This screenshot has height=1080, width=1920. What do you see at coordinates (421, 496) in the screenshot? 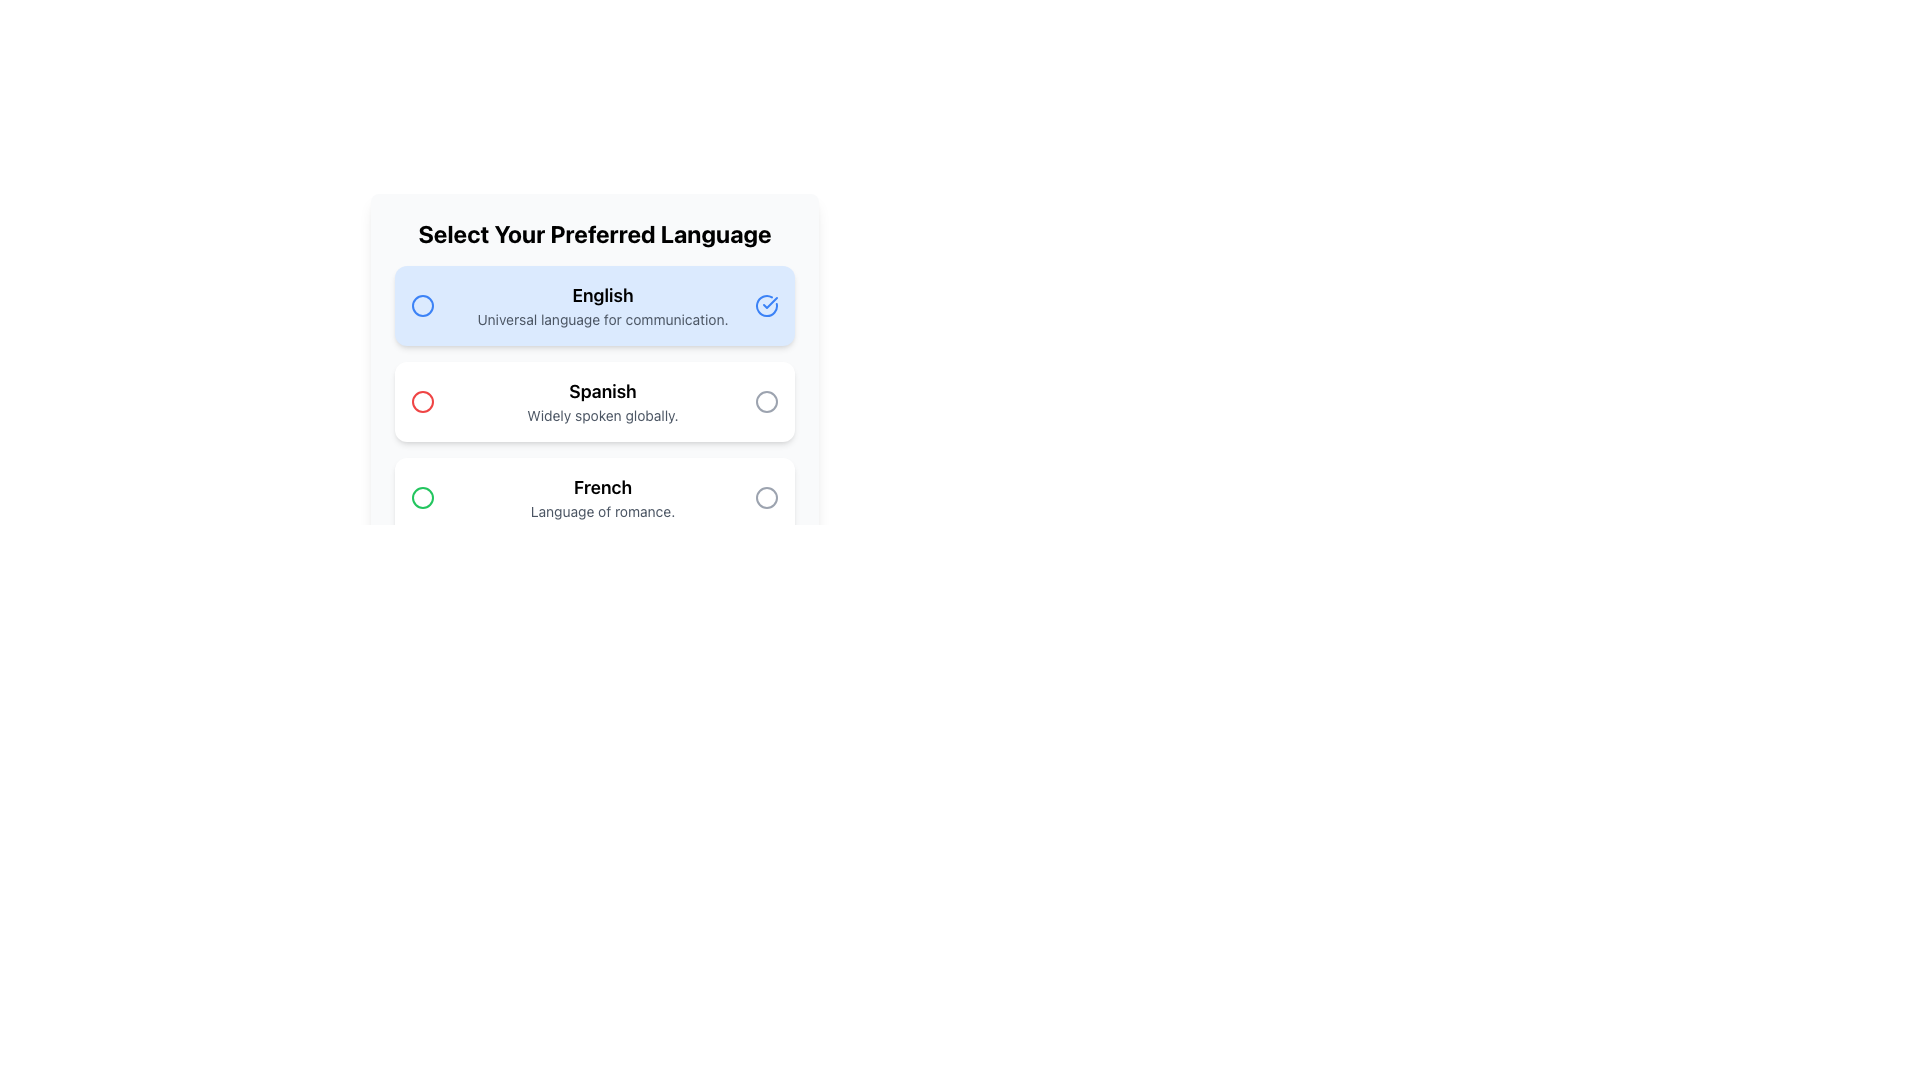
I see `the circular icon with a green border associated with the 'French' language option` at bounding box center [421, 496].